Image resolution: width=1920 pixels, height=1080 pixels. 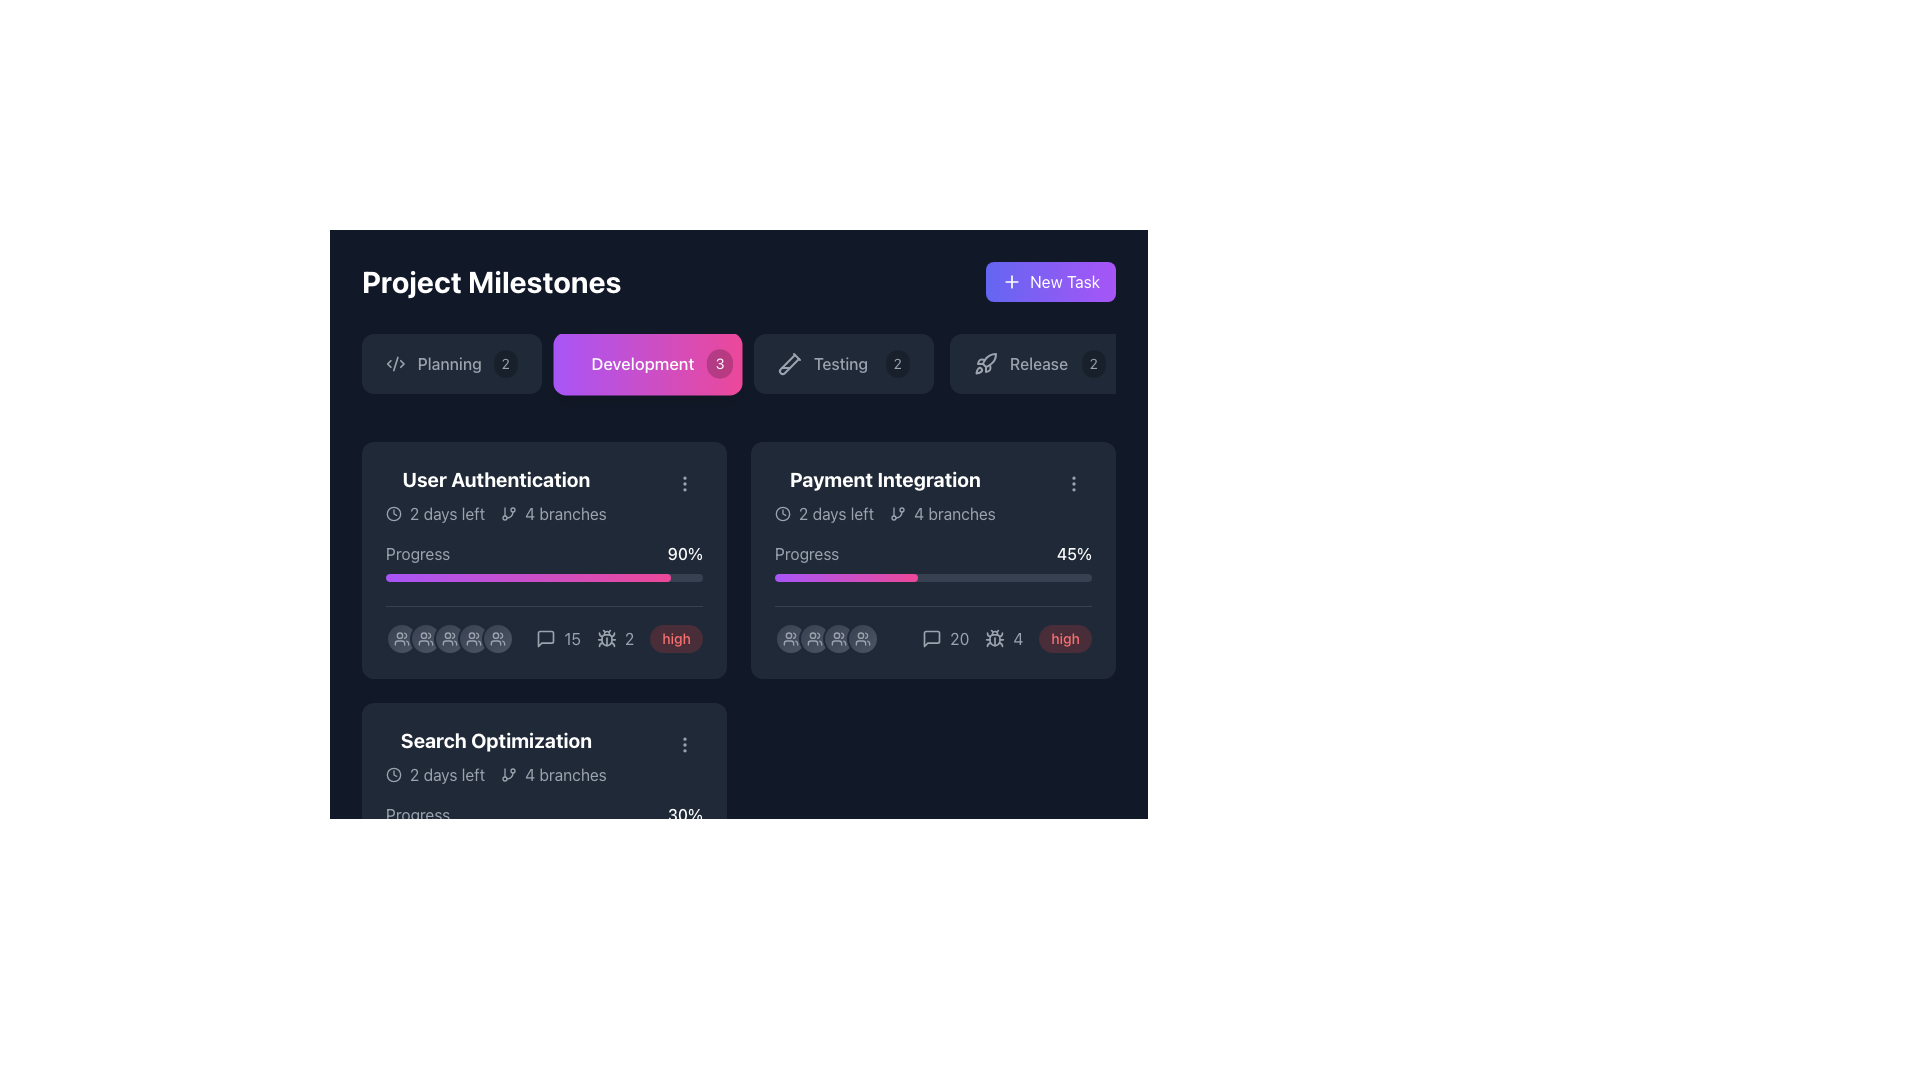 What do you see at coordinates (884, 512) in the screenshot?
I see `the Metadata display showing '2 days left' and '4 branches' within the 'Payment Integration' card` at bounding box center [884, 512].